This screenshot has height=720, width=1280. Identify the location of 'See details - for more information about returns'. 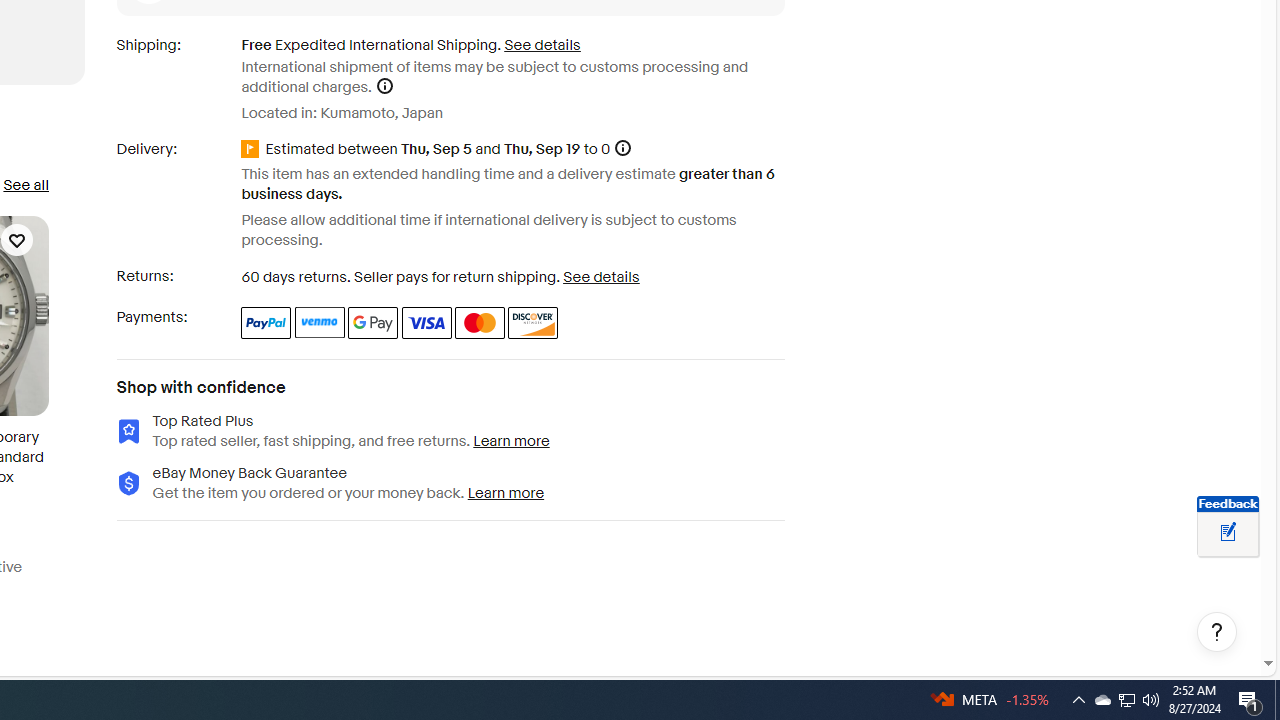
(600, 277).